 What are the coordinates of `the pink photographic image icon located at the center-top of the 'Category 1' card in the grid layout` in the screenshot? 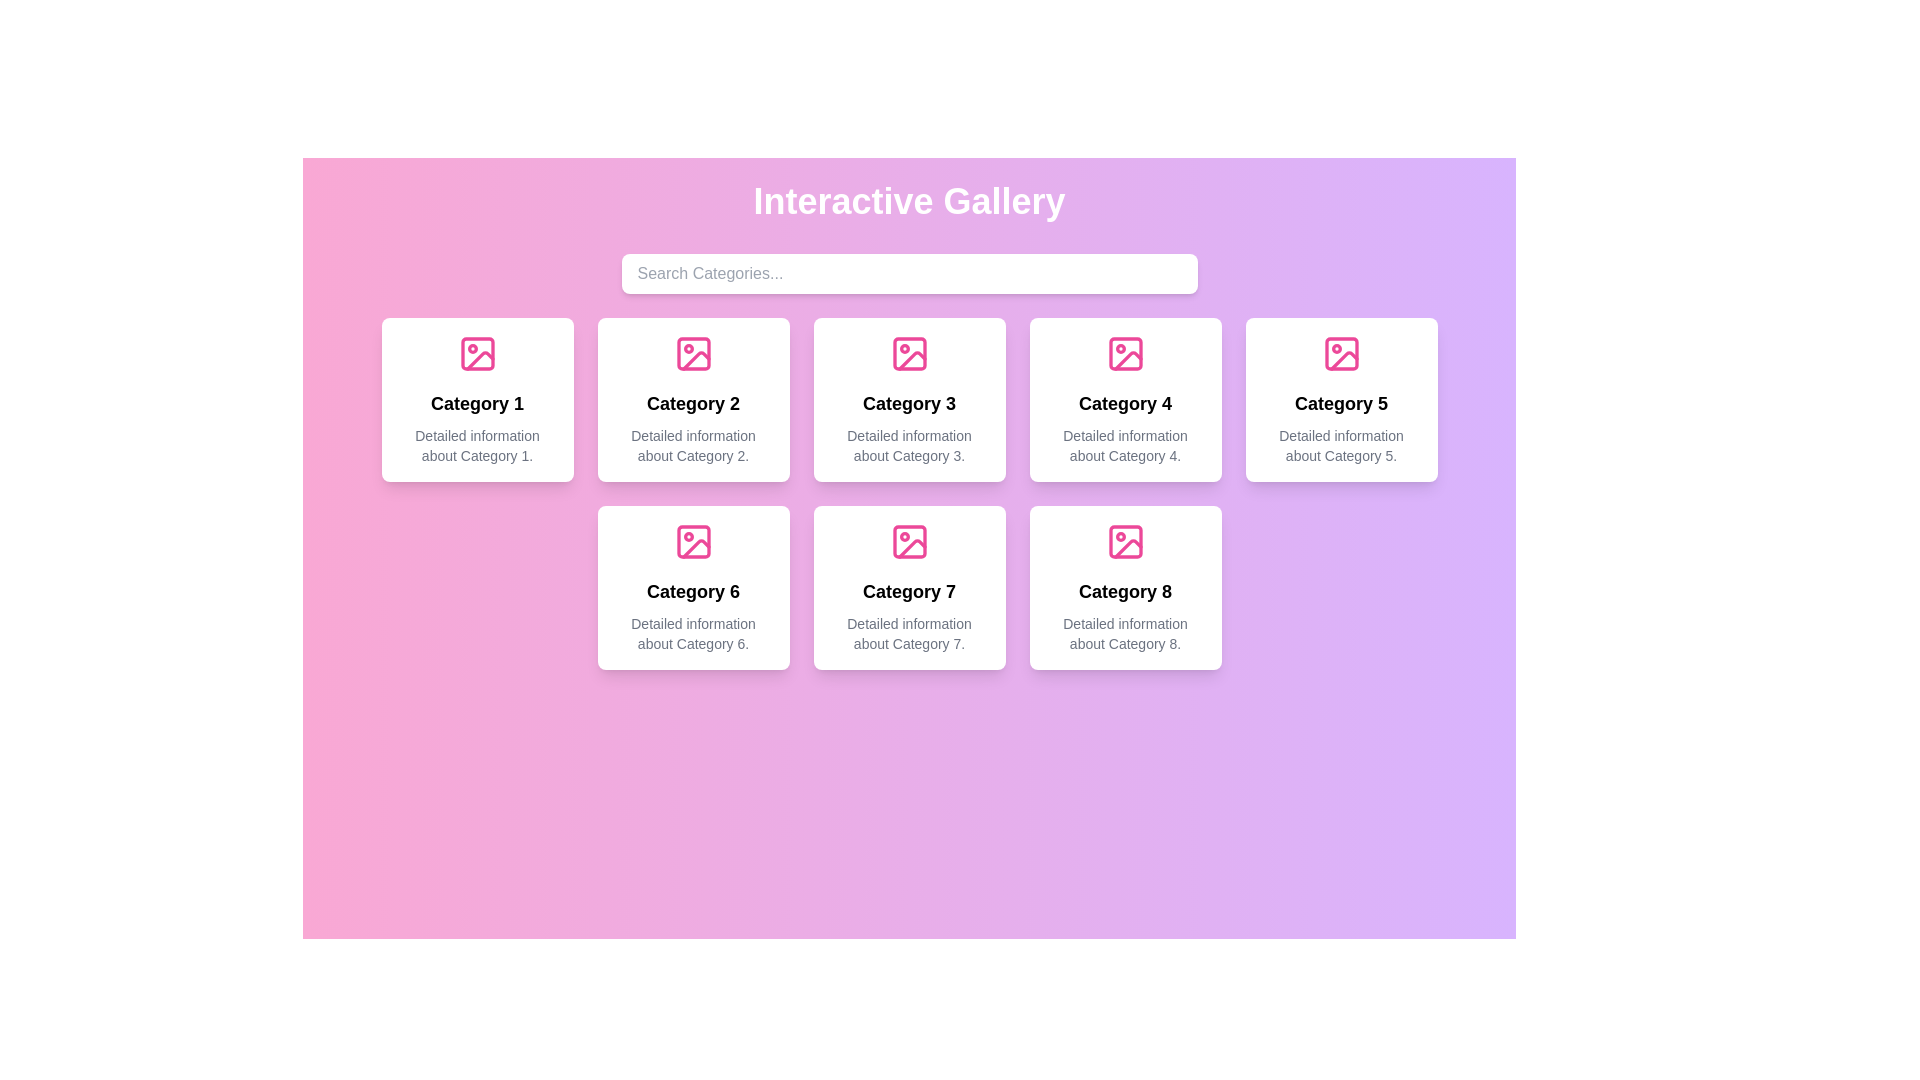 It's located at (476, 353).